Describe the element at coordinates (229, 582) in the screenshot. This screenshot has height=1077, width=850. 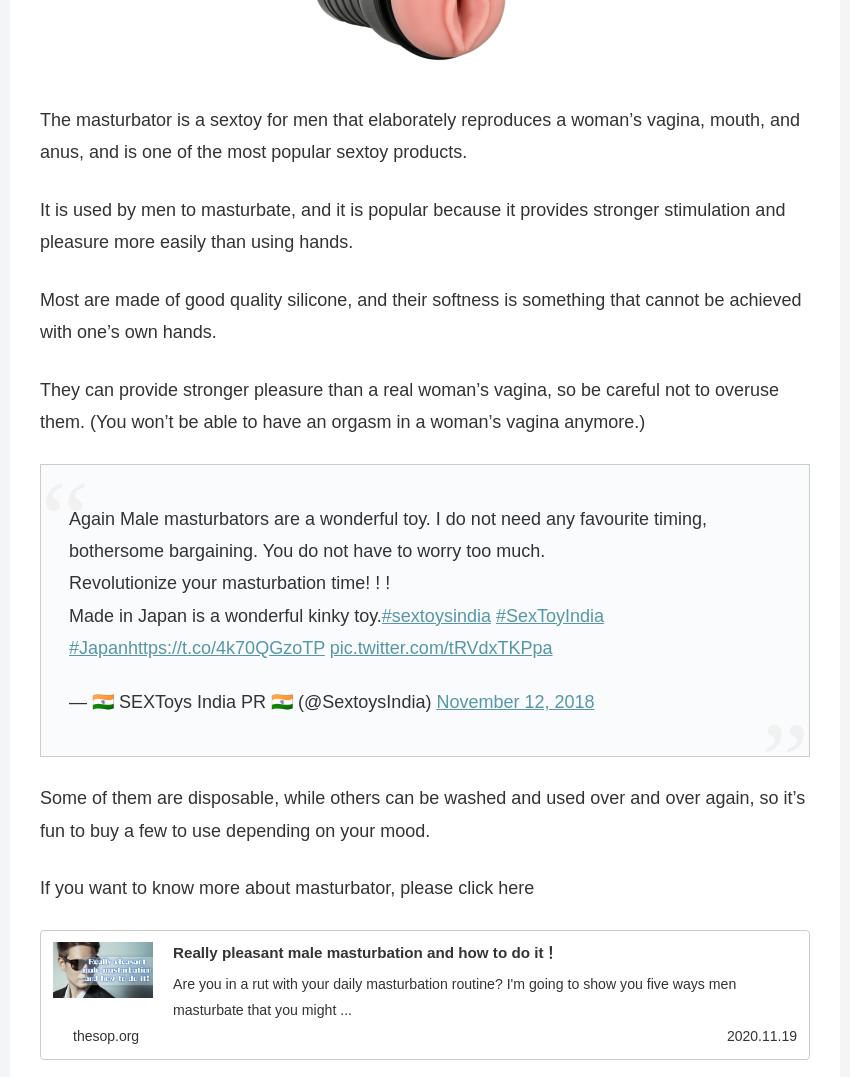
I see `'Revolutionize your masturbation time! ! !'` at that location.